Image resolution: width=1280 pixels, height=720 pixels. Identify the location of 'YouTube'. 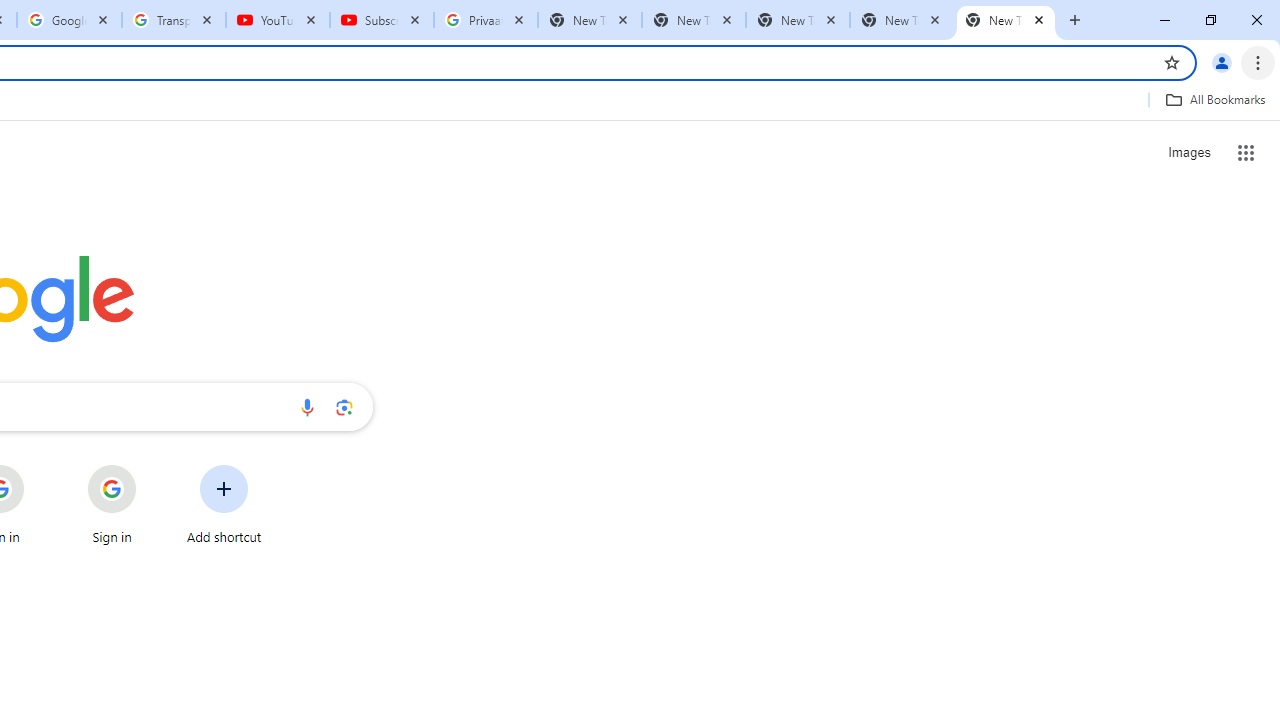
(277, 20).